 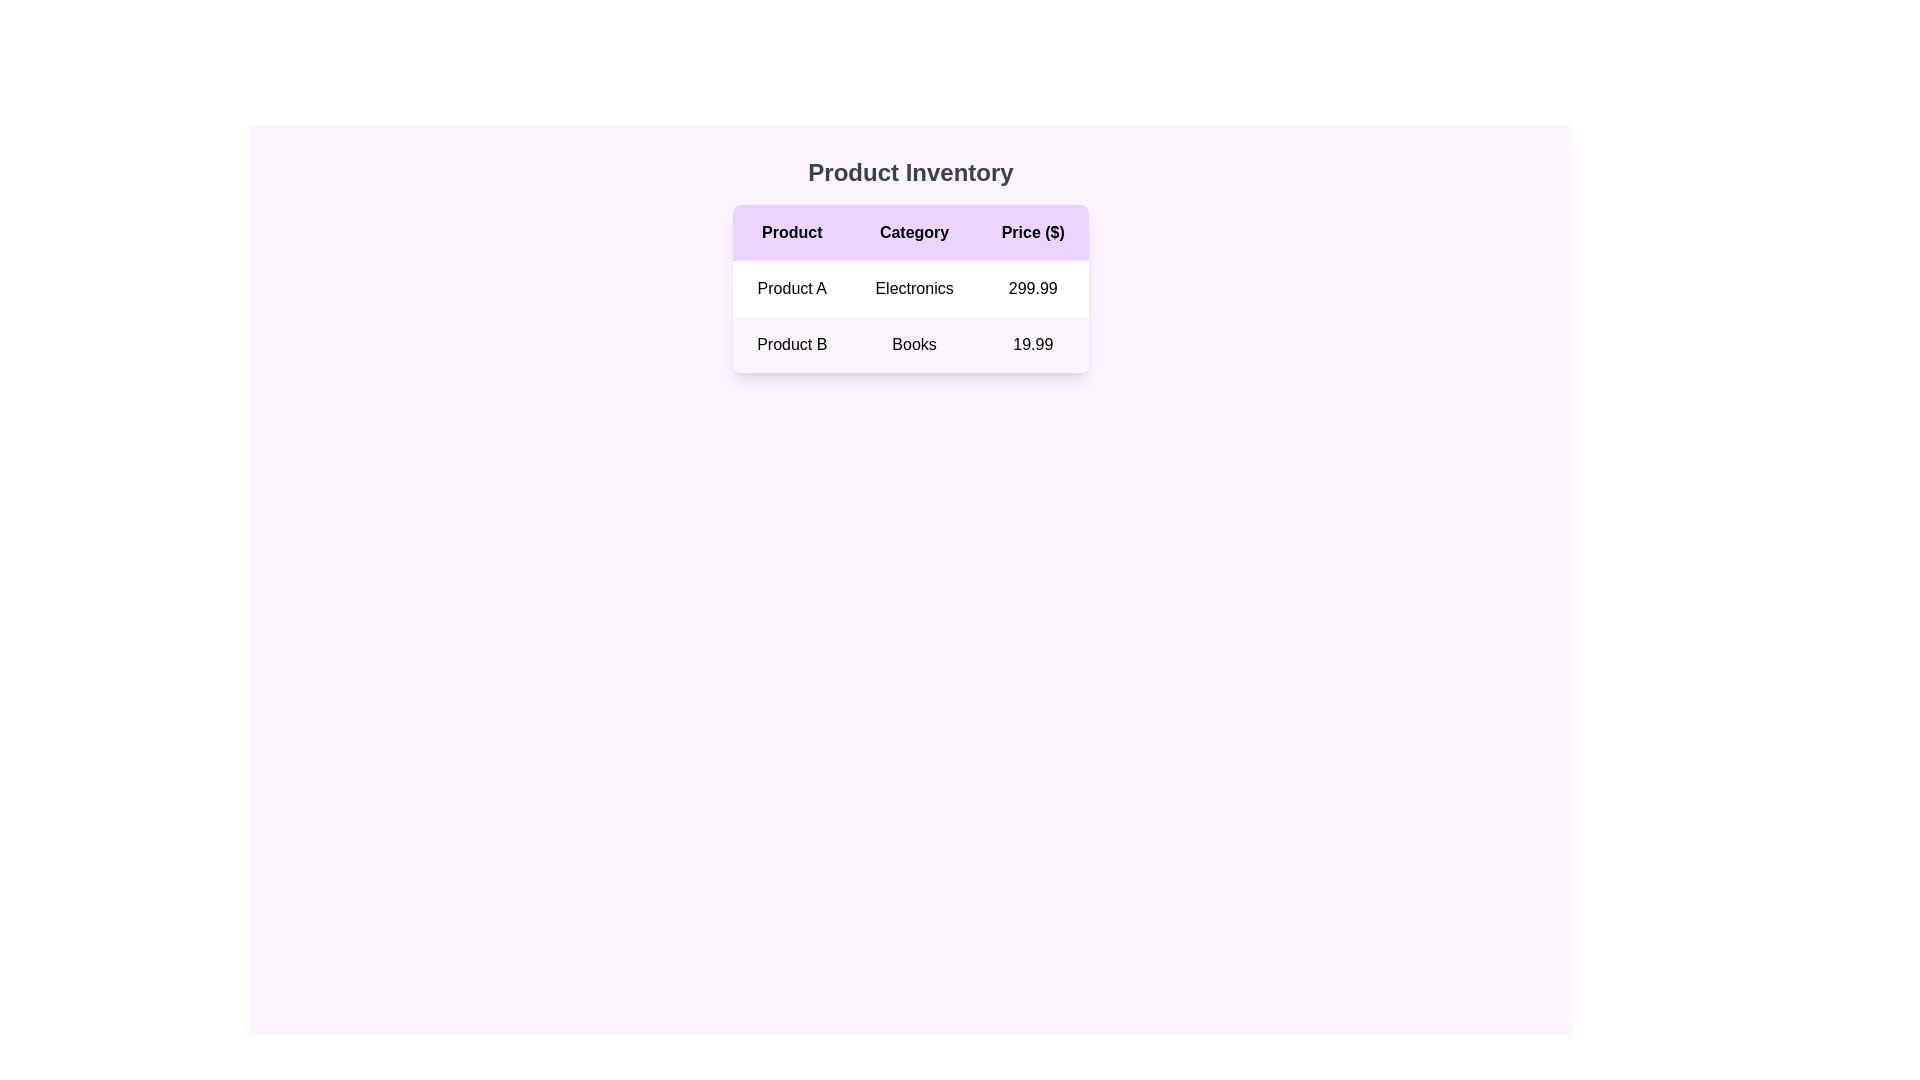 What do you see at coordinates (910, 343) in the screenshot?
I see `the table row containing 'Product B', 'Books', and '19.99', which is located in the second row of the table with a light purple background` at bounding box center [910, 343].